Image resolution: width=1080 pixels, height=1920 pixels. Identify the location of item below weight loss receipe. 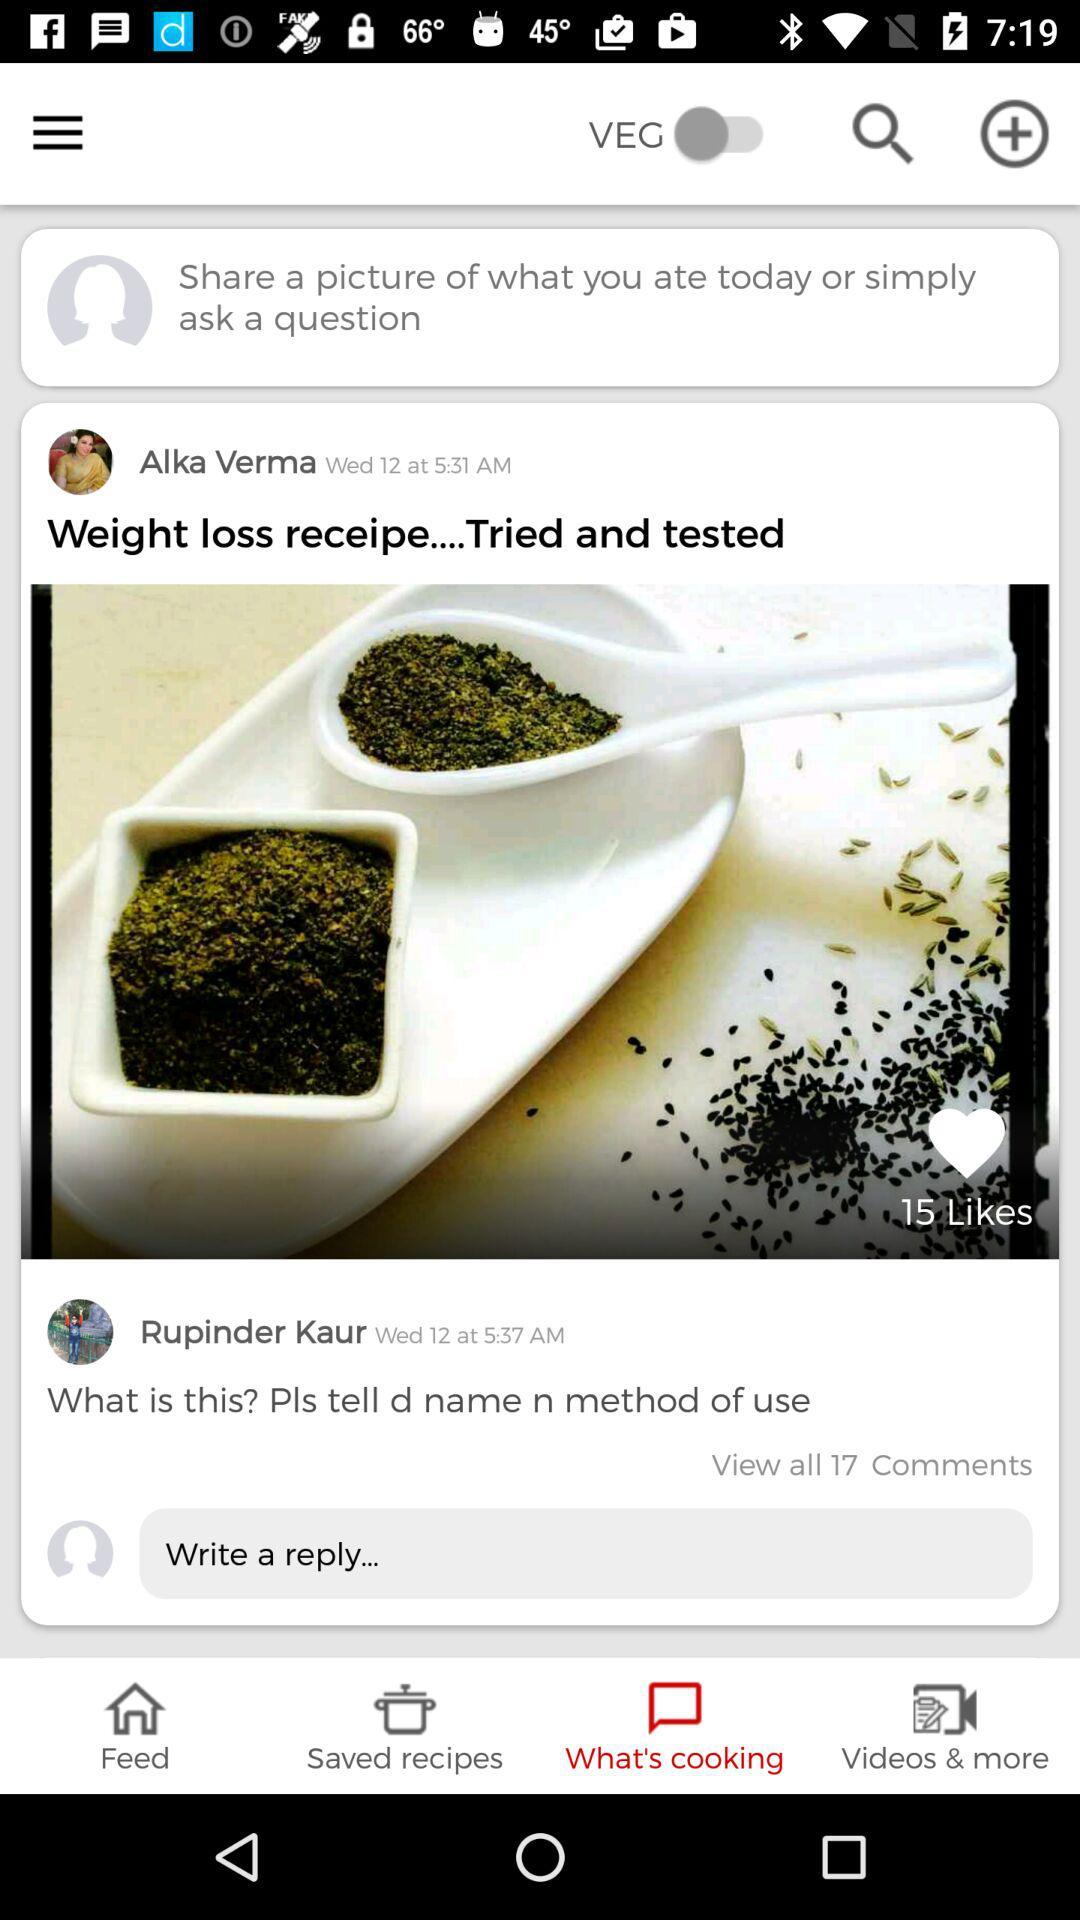
(966, 1165).